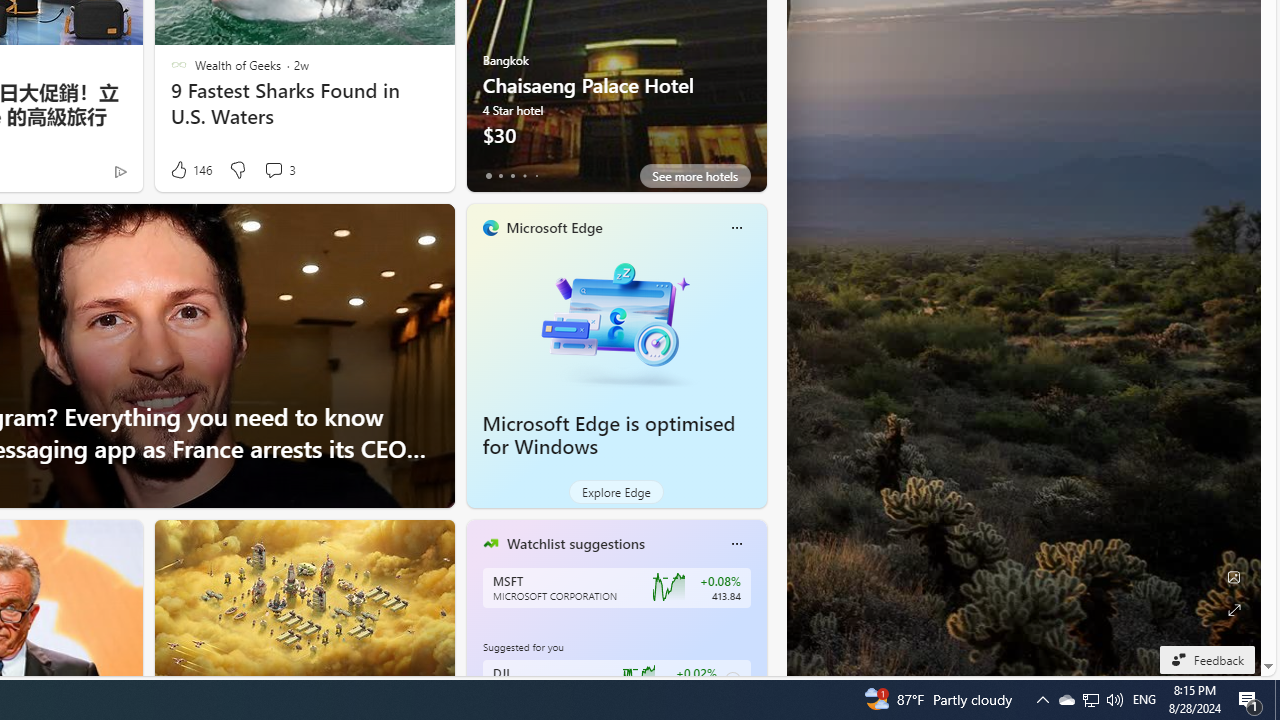 Image resolution: width=1280 pixels, height=720 pixels. Describe the element at coordinates (1232, 609) in the screenshot. I see `'Expand background'` at that location.